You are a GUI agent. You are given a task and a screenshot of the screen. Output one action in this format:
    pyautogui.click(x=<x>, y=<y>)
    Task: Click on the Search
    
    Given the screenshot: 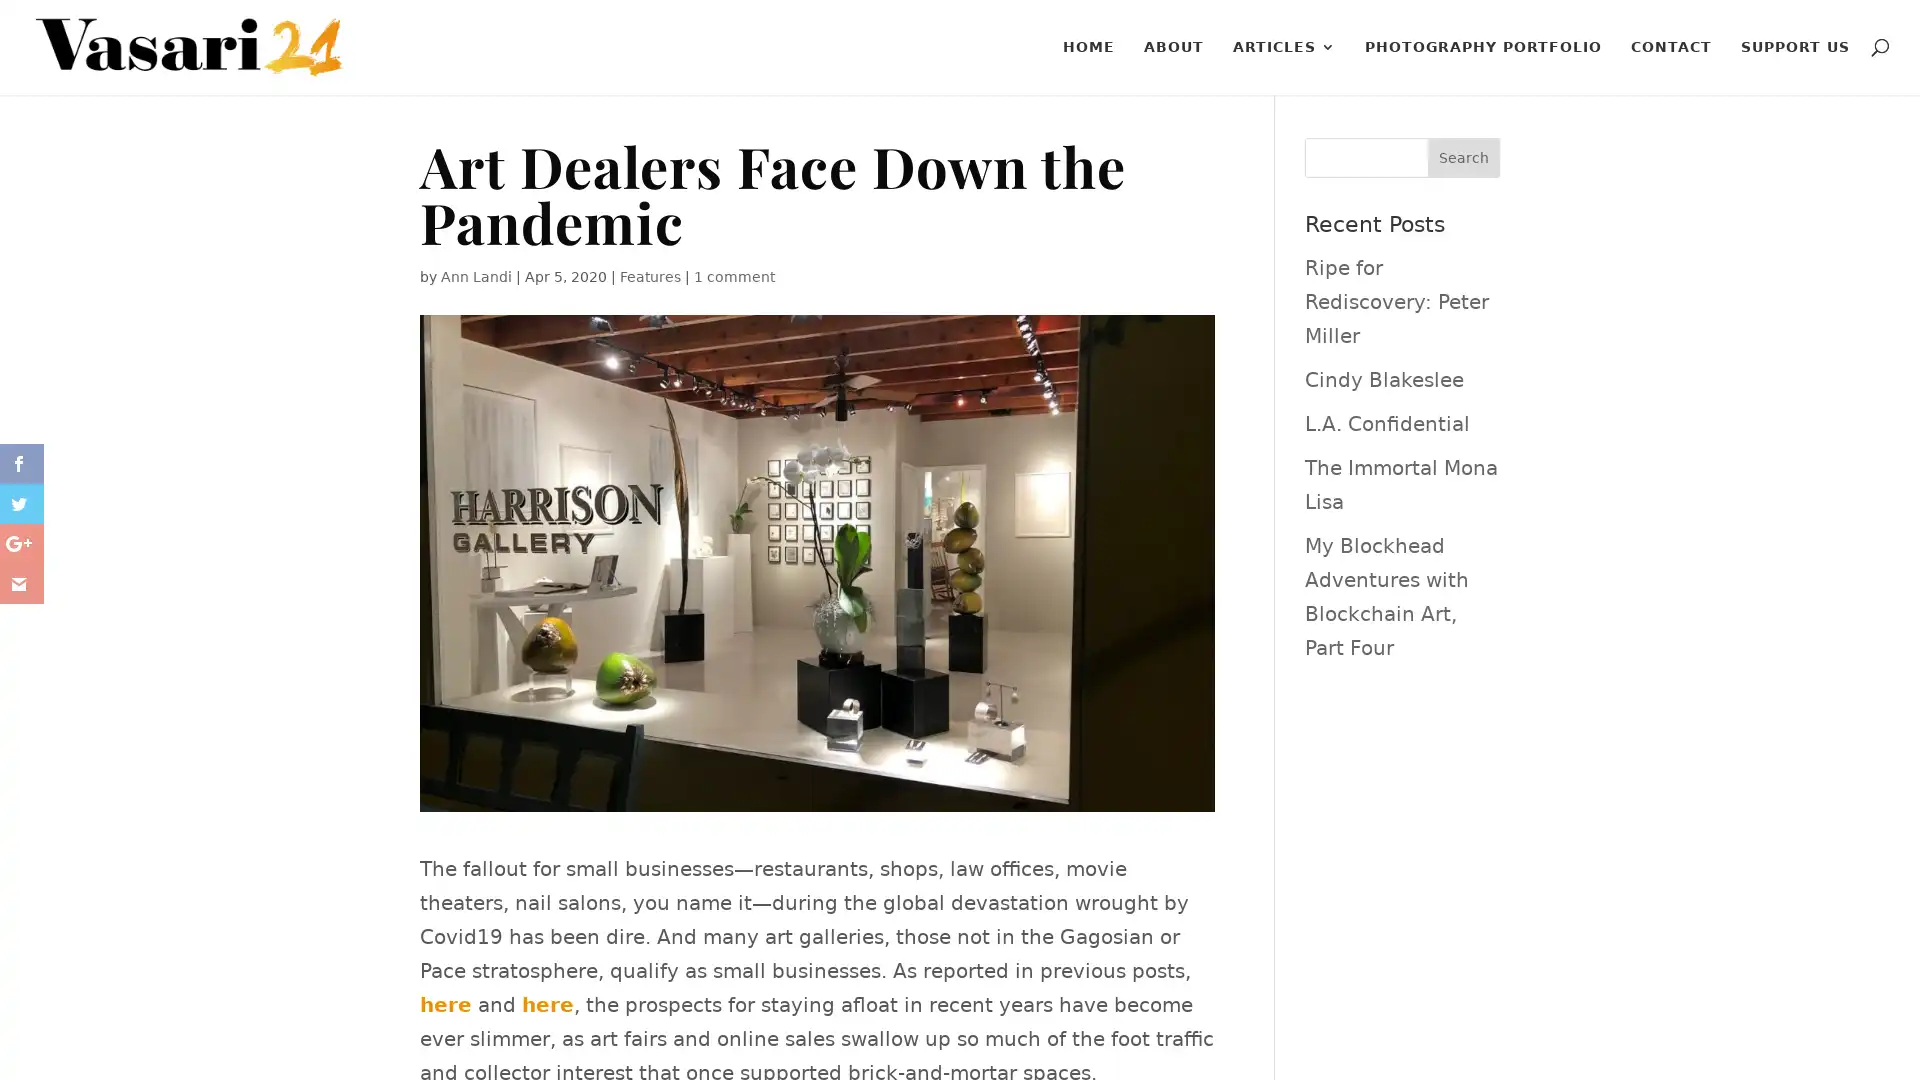 What is the action you would take?
    pyautogui.click(x=1463, y=157)
    